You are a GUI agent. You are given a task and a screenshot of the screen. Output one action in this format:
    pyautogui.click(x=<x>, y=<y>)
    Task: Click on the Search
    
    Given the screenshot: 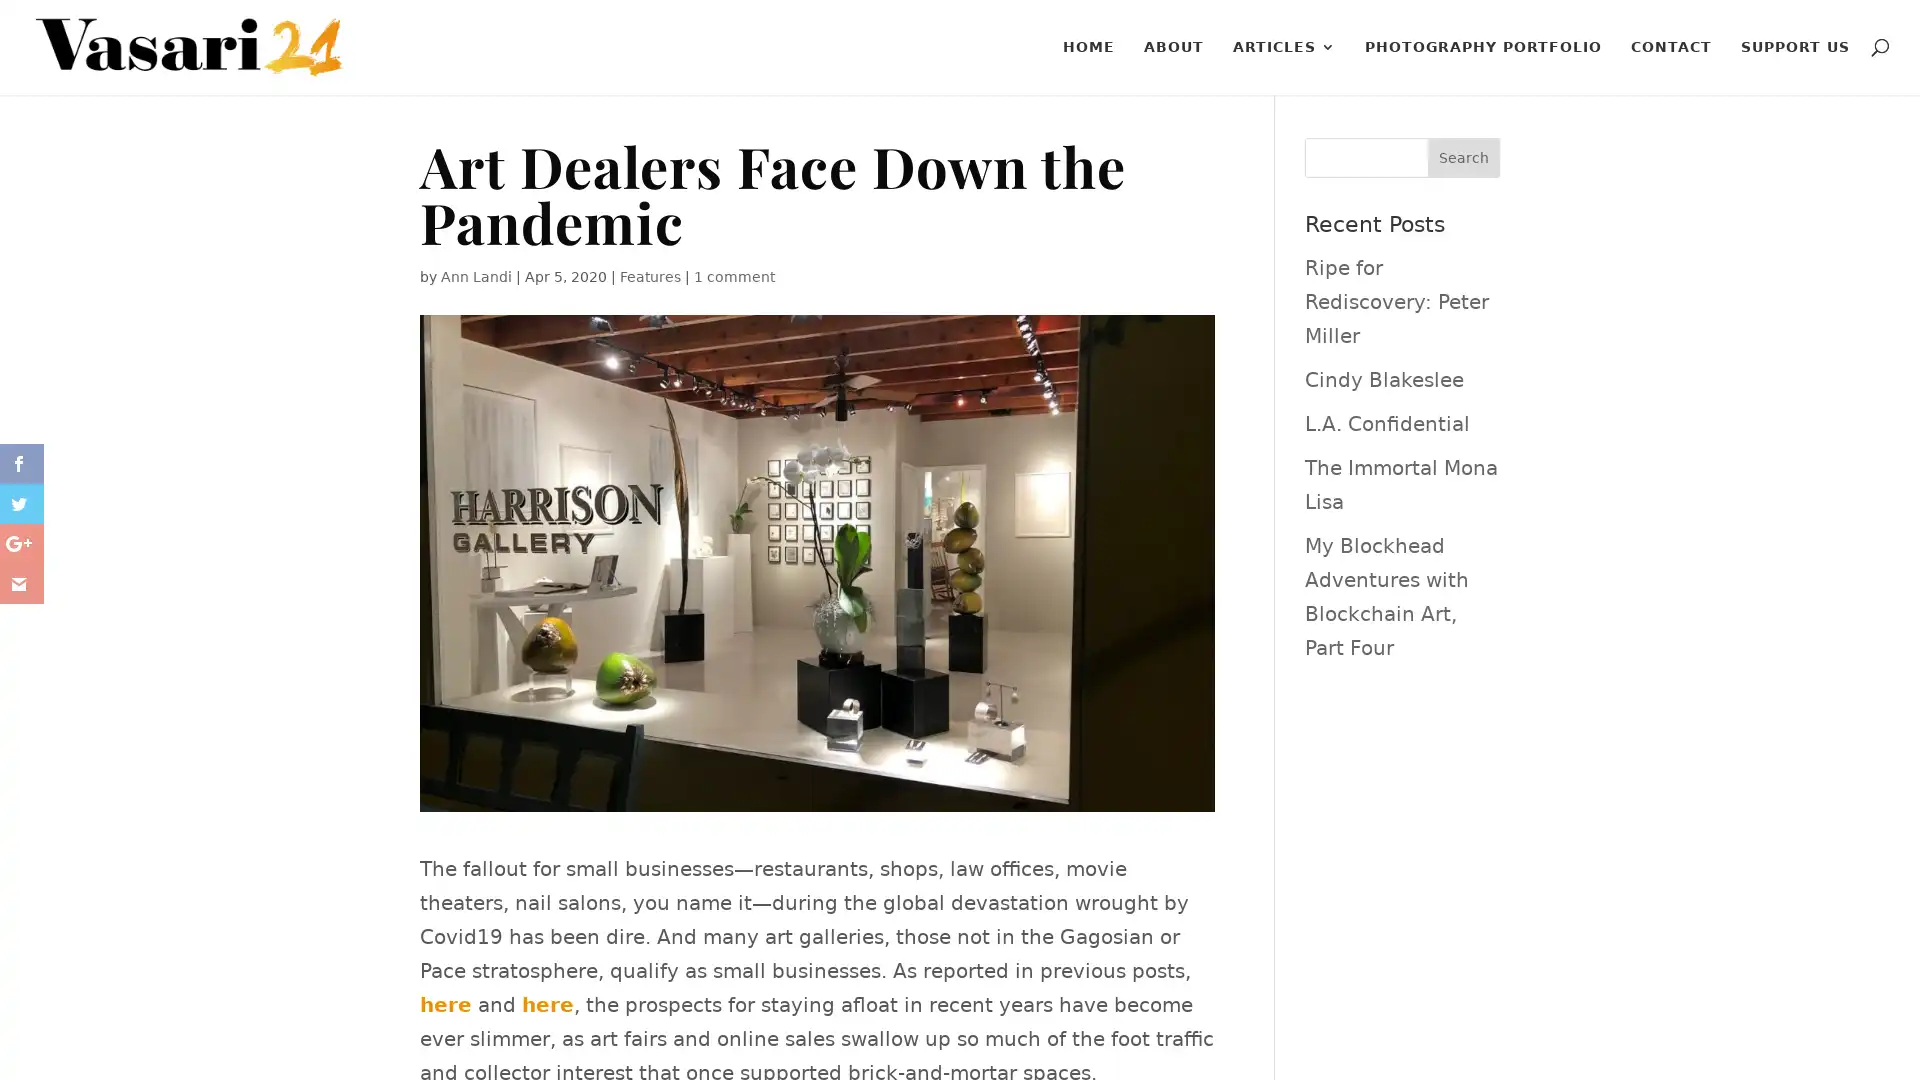 What is the action you would take?
    pyautogui.click(x=1463, y=157)
    